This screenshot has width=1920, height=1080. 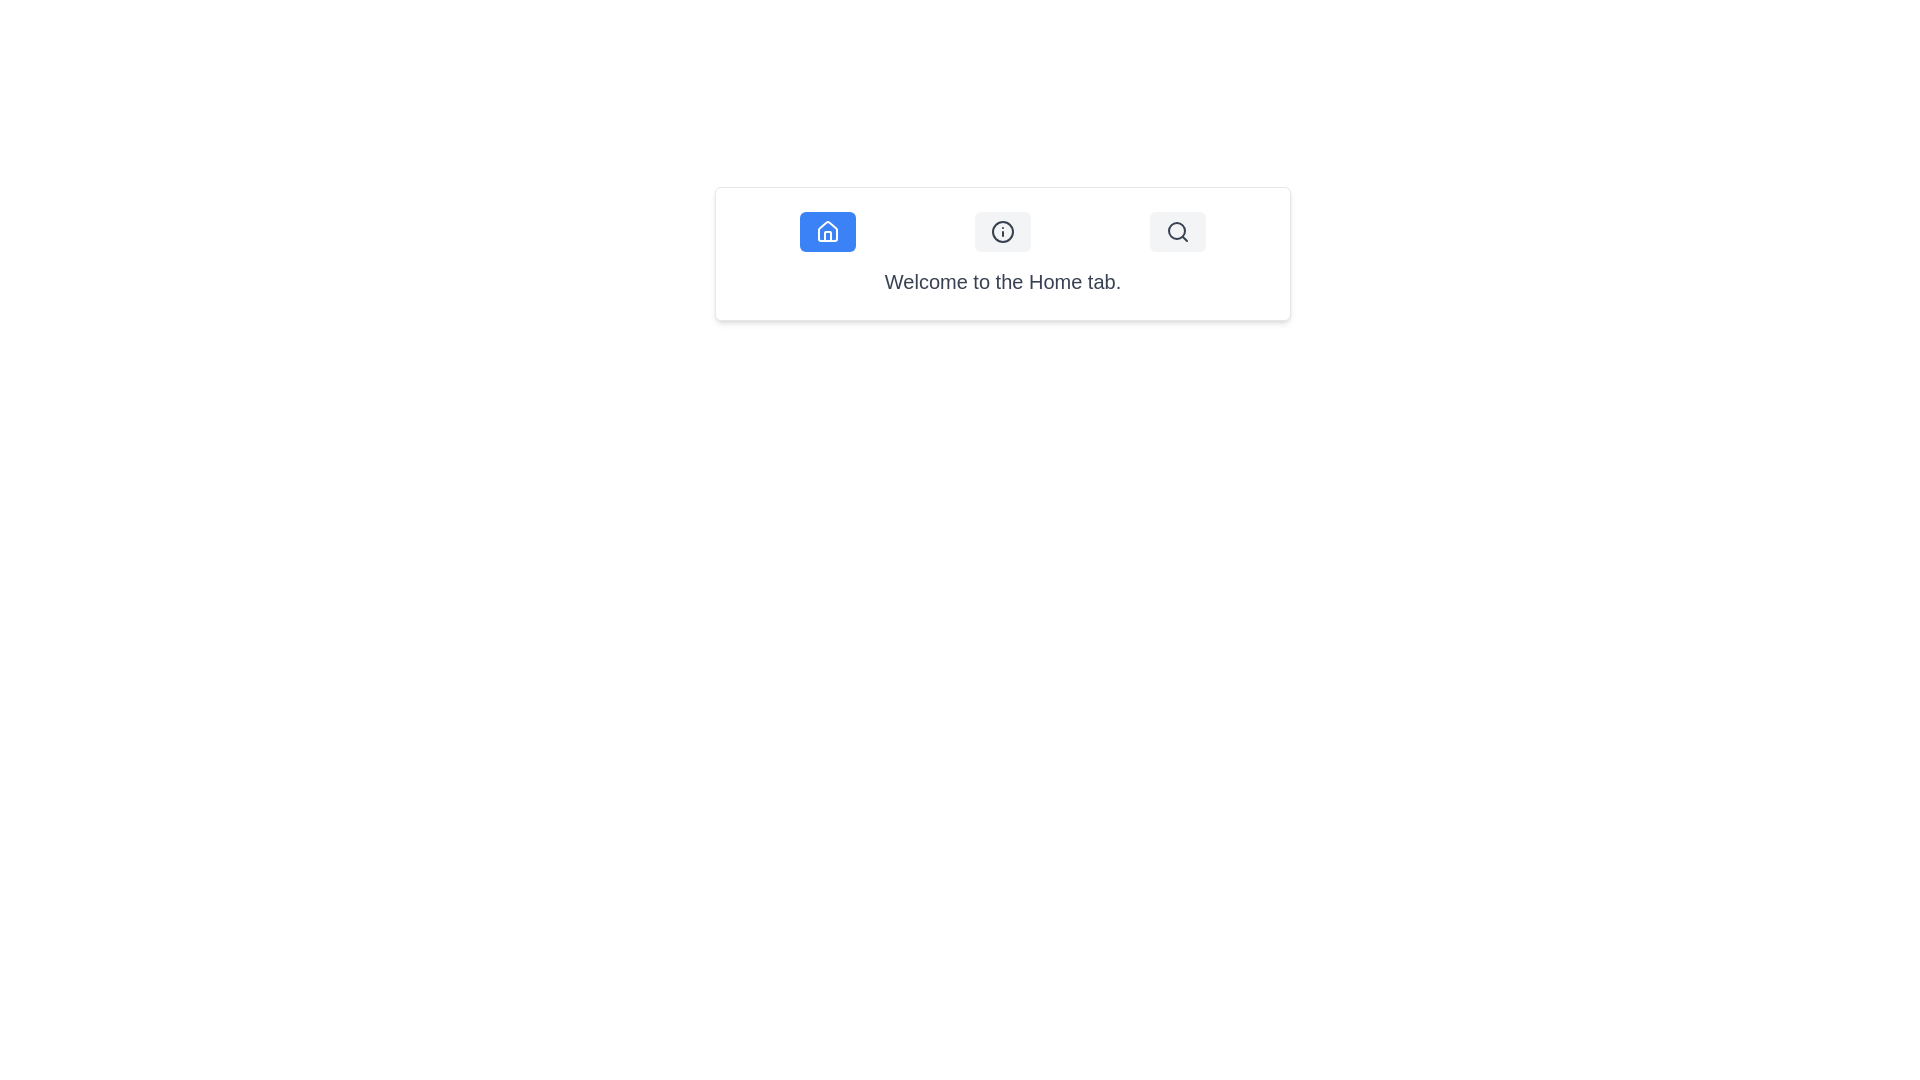 What do you see at coordinates (1003, 230) in the screenshot?
I see `the informational icon located at the center of a rounded rectangular button with a gray background, which is the second button in a horizontal group of three similar buttons` at bounding box center [1003, 230].